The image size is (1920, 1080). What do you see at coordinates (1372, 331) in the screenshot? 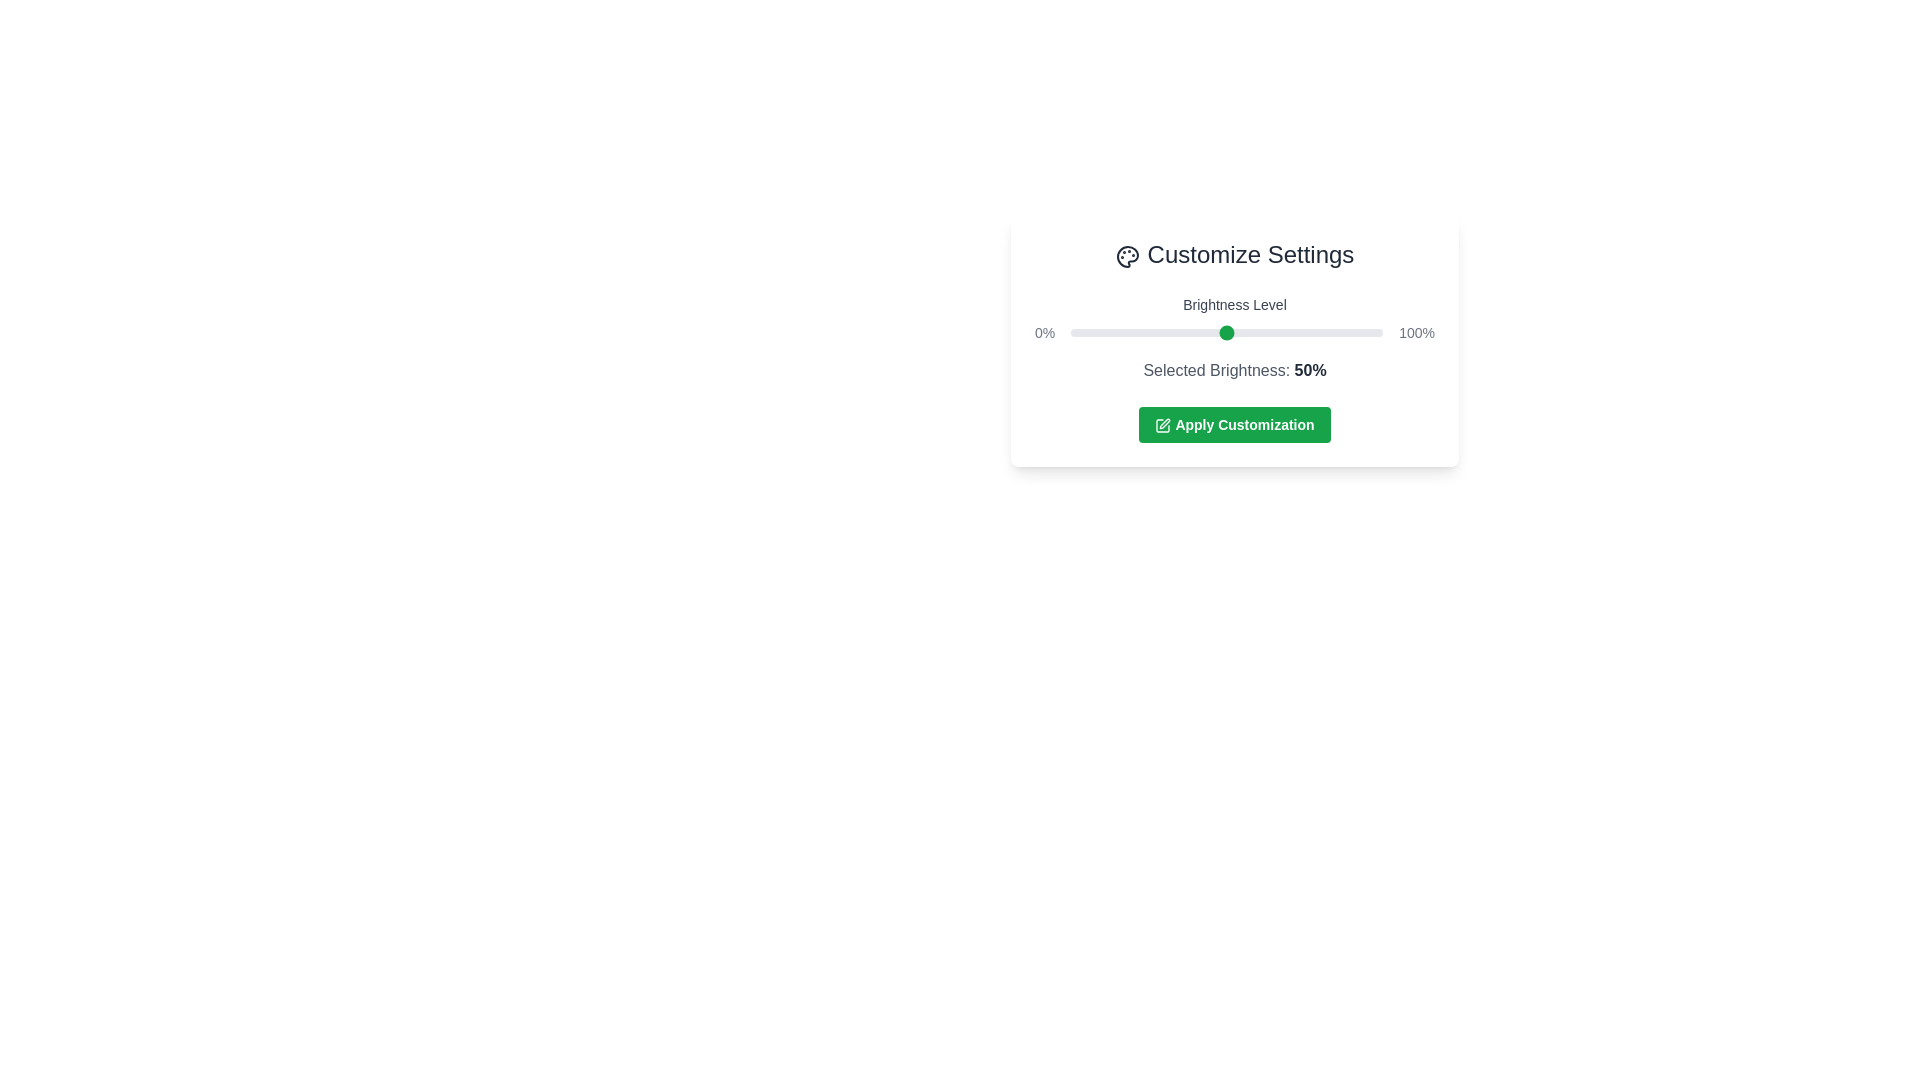
I see `brightness level` at bounding box center [1372, 331].